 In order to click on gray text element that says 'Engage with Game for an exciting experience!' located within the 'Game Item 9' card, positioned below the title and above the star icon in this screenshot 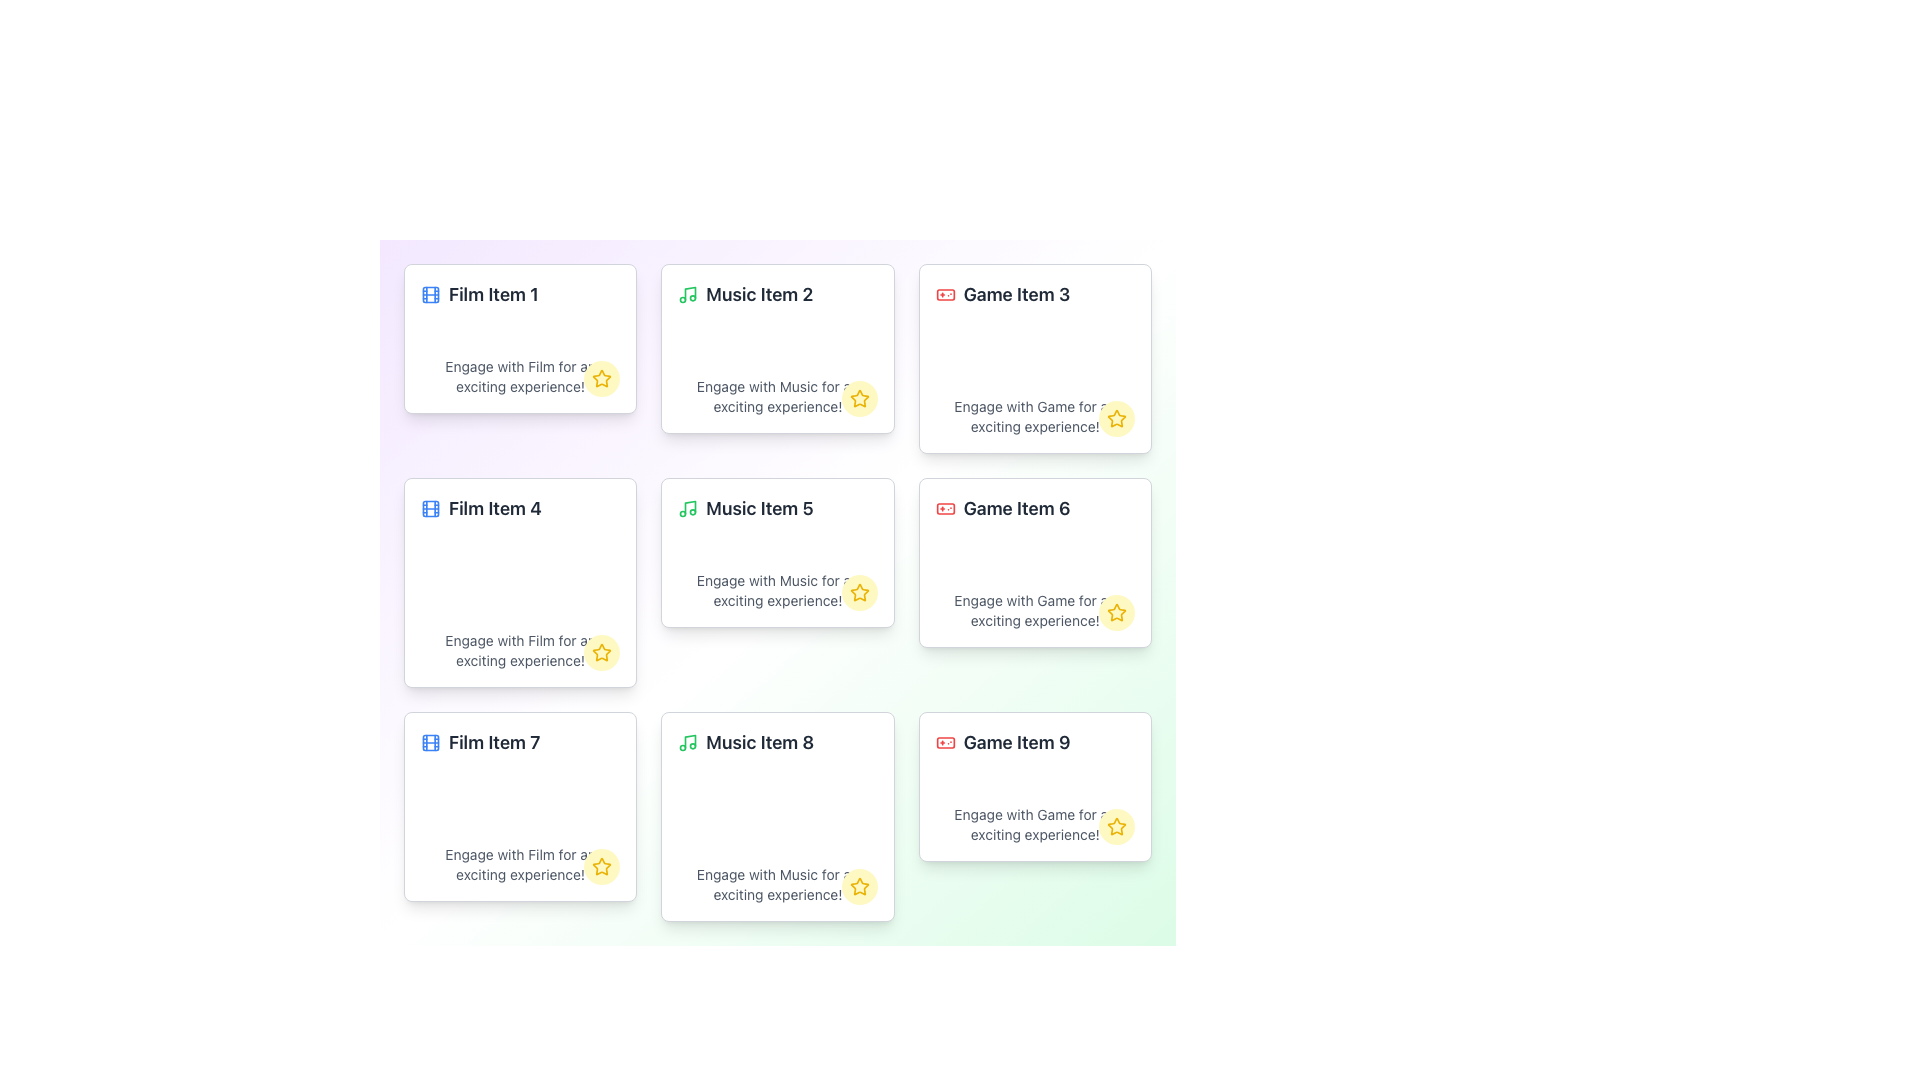, I will do `click(1035, 825)`.